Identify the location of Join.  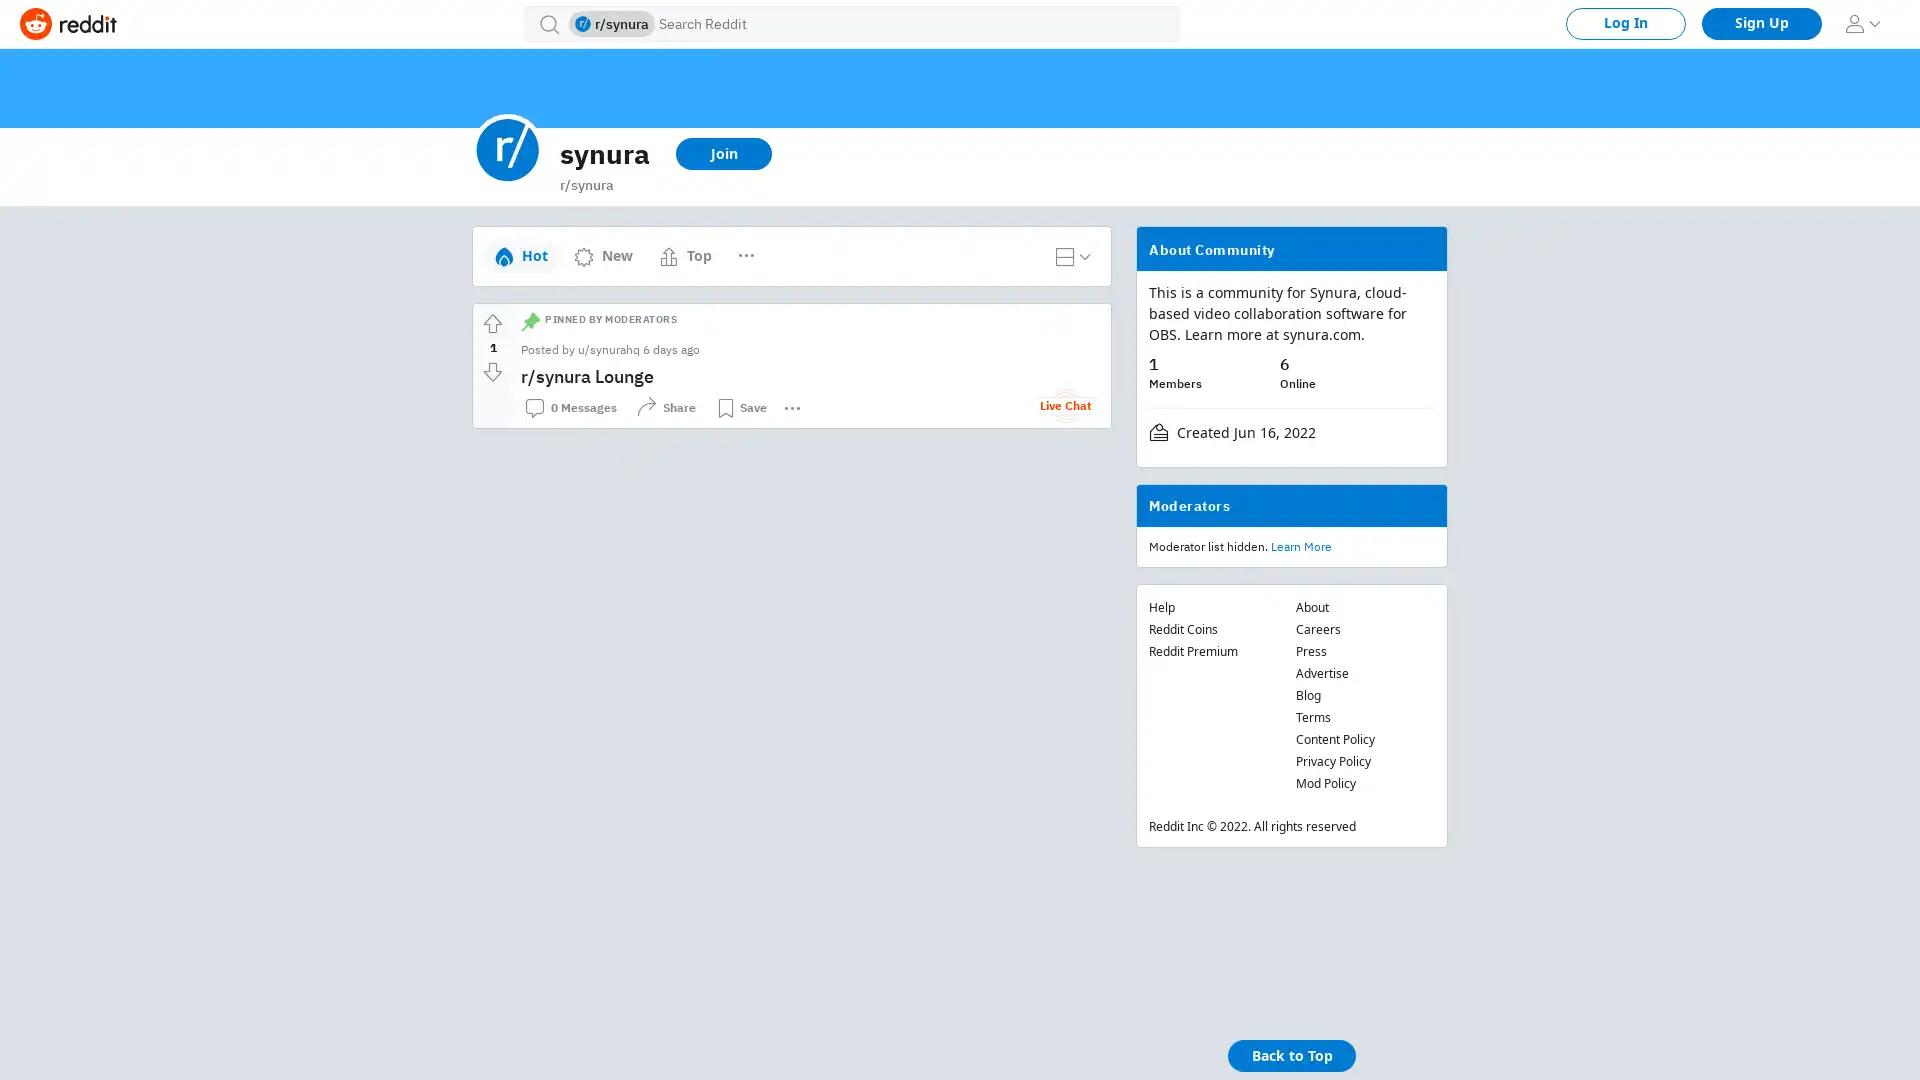
(723, 153).